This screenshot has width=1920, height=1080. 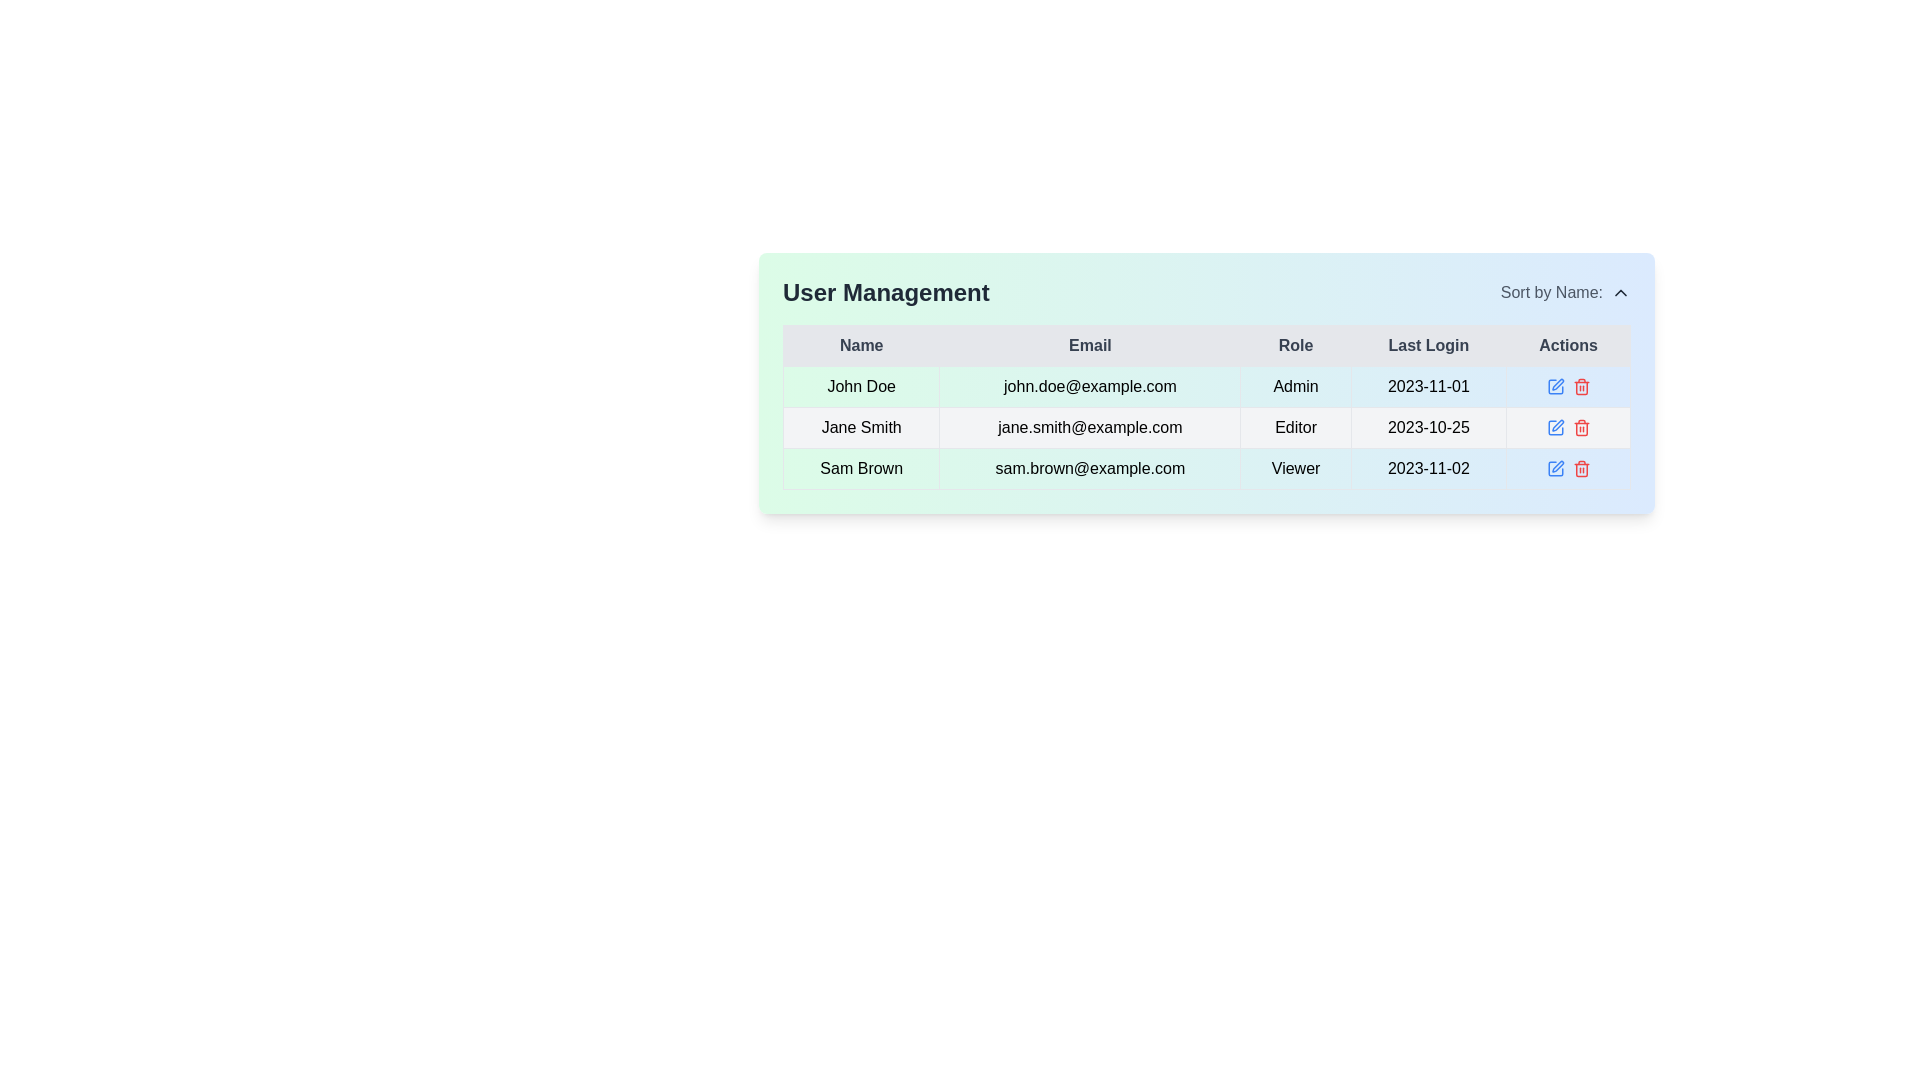 What do you see at coordinates (1564, 293) in the screenshot?
I see `the upward-pointing caret icon in the 'Sort by Name:' label to change the sorting order` at bounding box center [1564, 293].